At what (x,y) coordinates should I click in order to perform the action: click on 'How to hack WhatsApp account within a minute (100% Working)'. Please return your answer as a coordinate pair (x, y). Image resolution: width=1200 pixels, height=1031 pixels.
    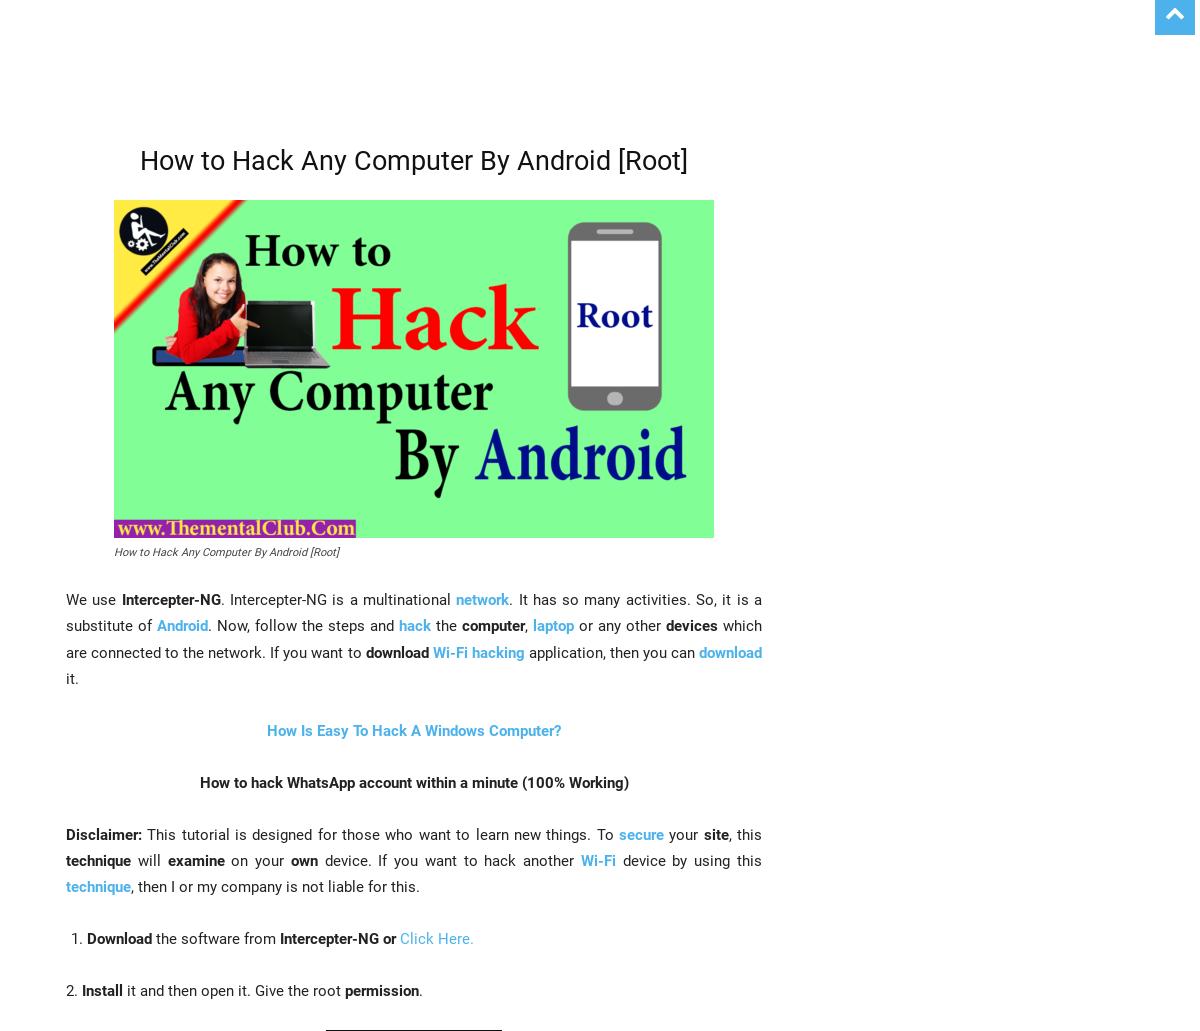
    Looking at the image, I should click on (197, 781).